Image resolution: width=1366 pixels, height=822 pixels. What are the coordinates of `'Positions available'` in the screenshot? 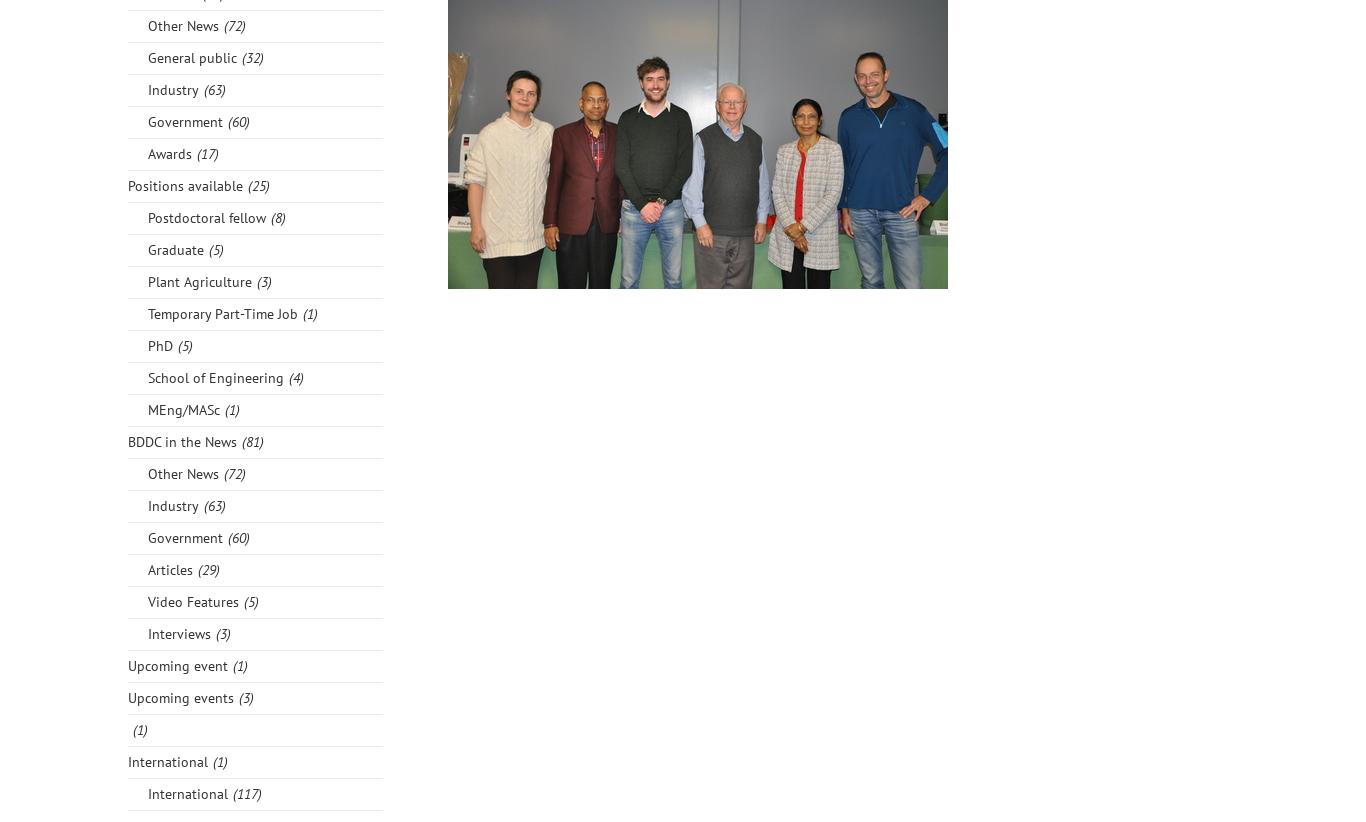 It's located at (184, 184).